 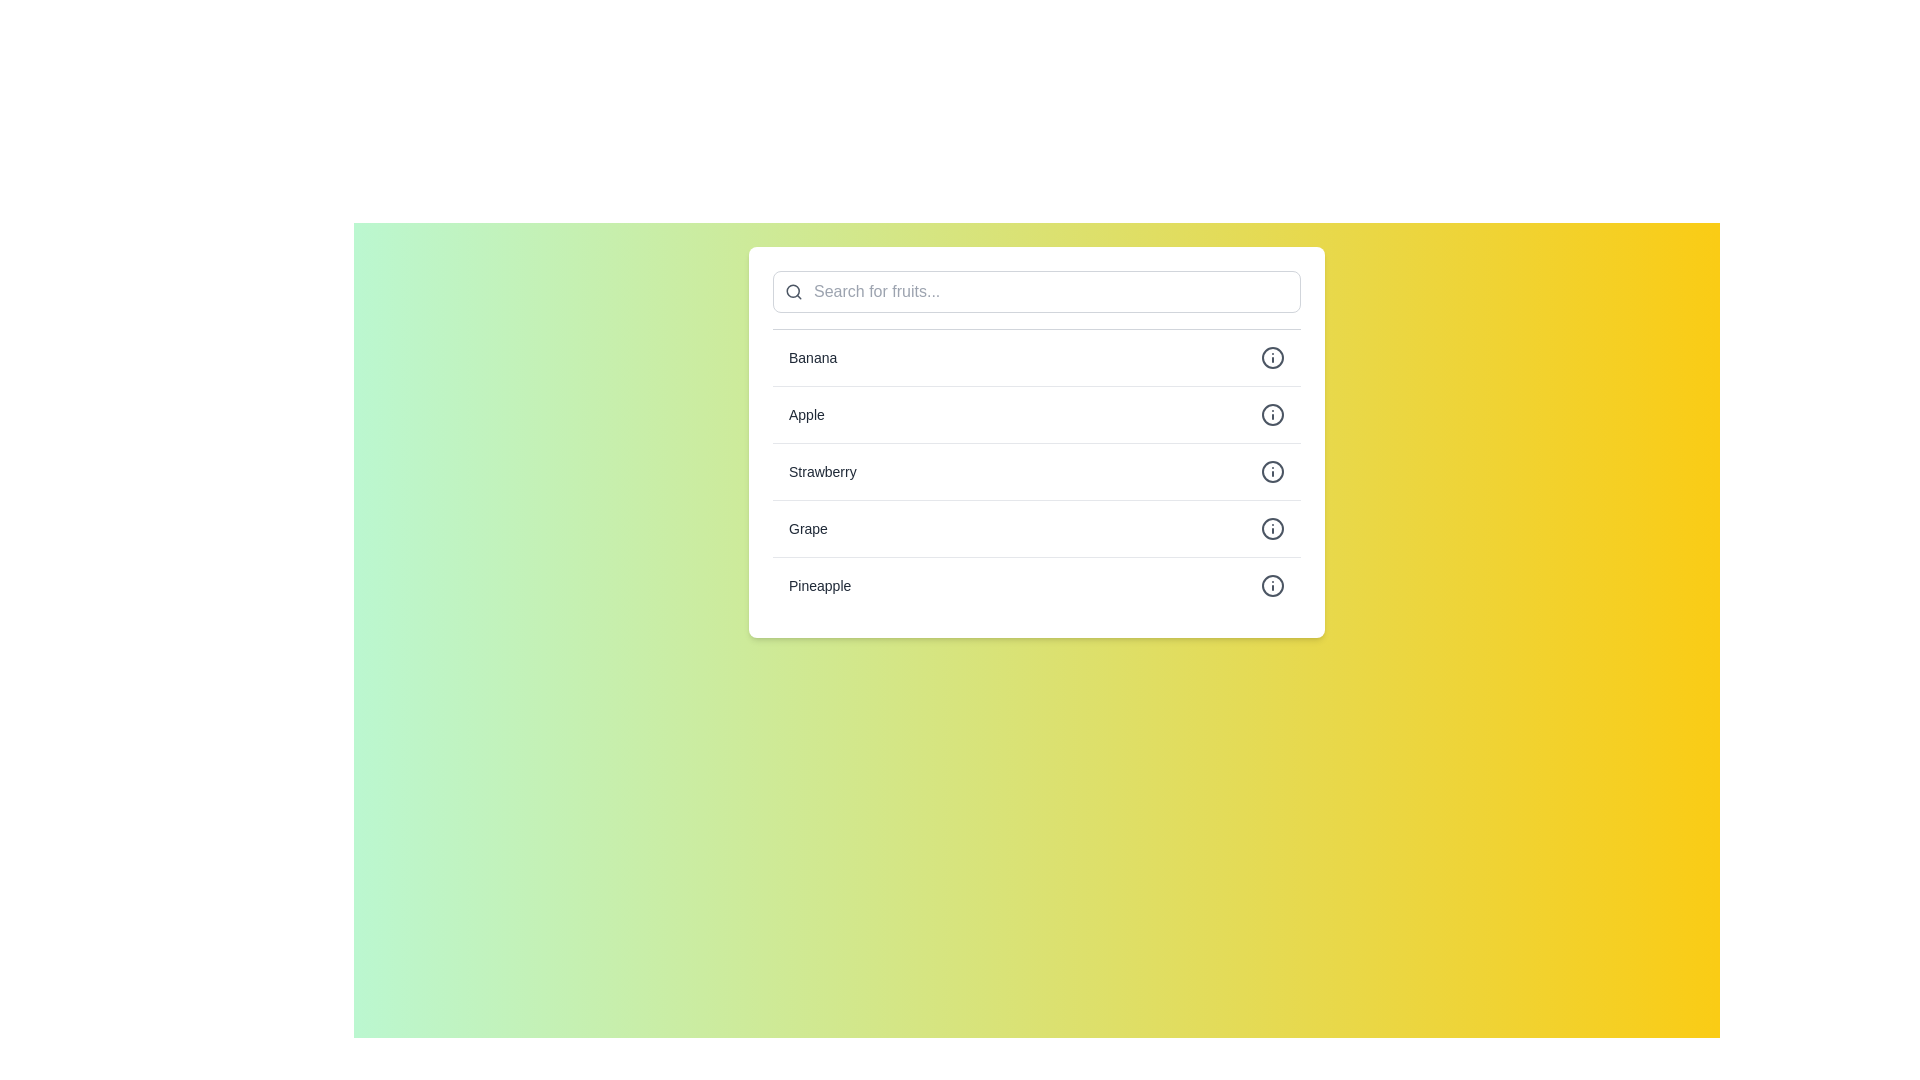 I want to click on the search icon located inside the search bar, positioned towards the leftmost boundary and vertically centered with the input box, so click(x=792, y=292).